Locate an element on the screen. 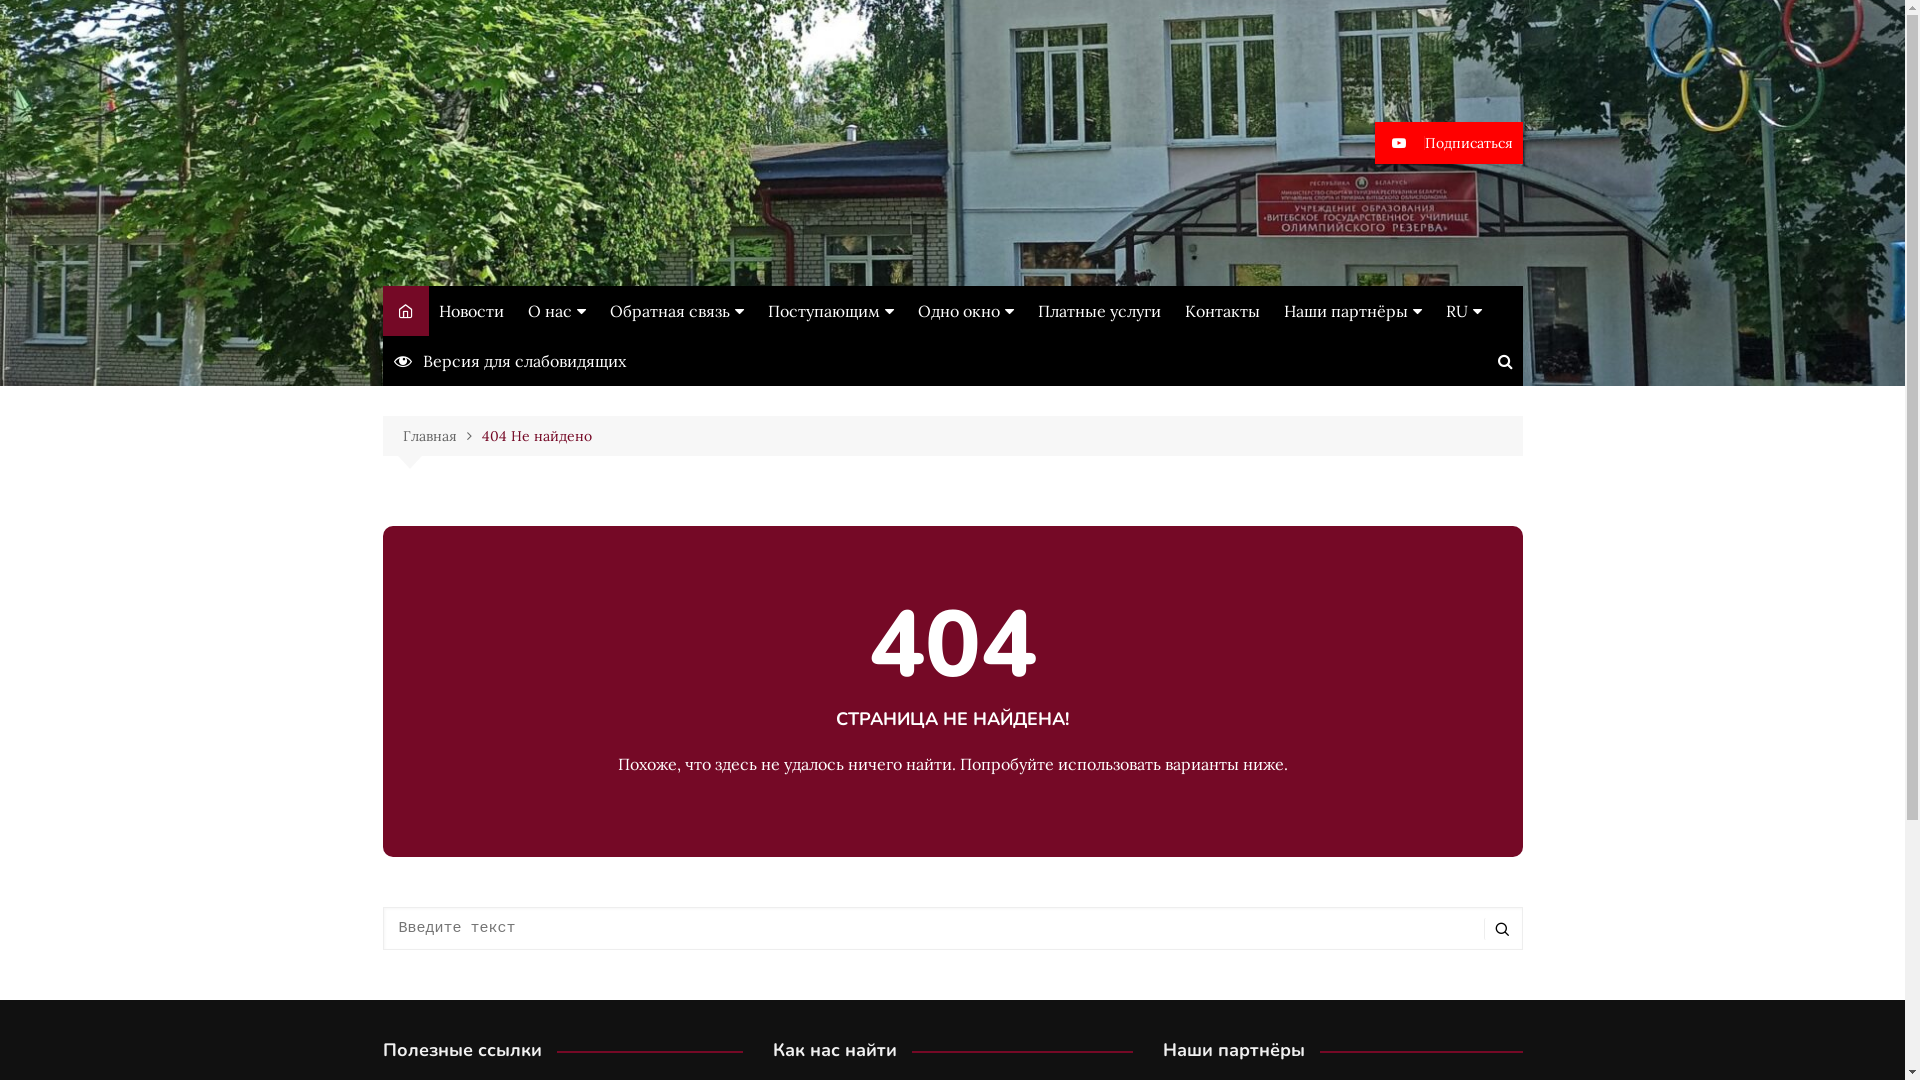  'RU' is located at coordinates (1544, 352).